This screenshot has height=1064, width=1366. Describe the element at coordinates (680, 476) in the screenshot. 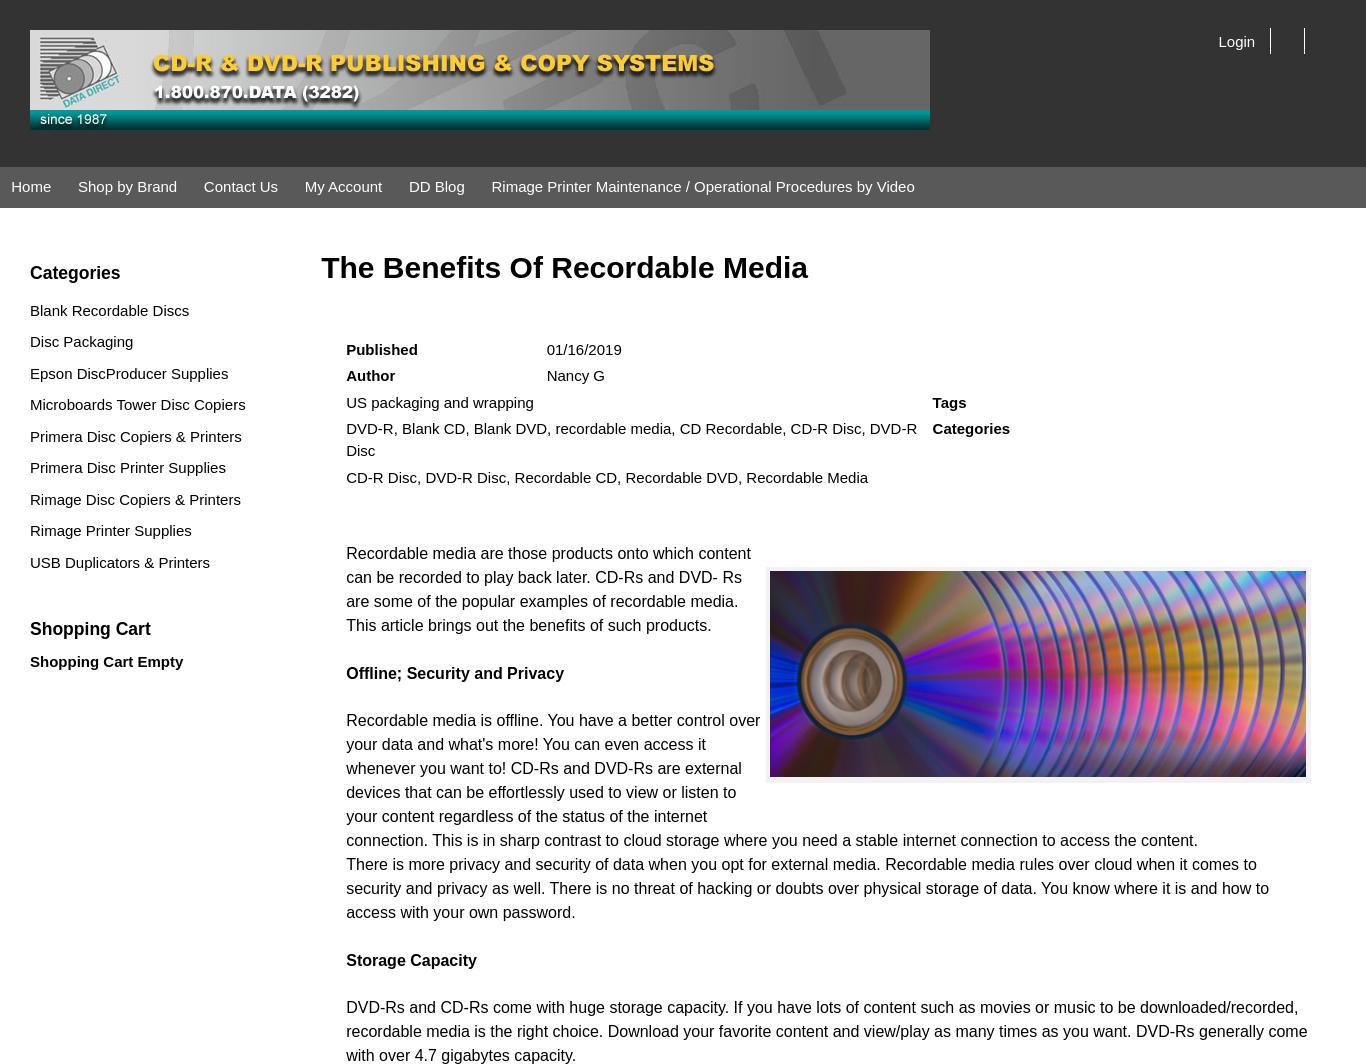

I see `'Recordable DVD'` at that location.